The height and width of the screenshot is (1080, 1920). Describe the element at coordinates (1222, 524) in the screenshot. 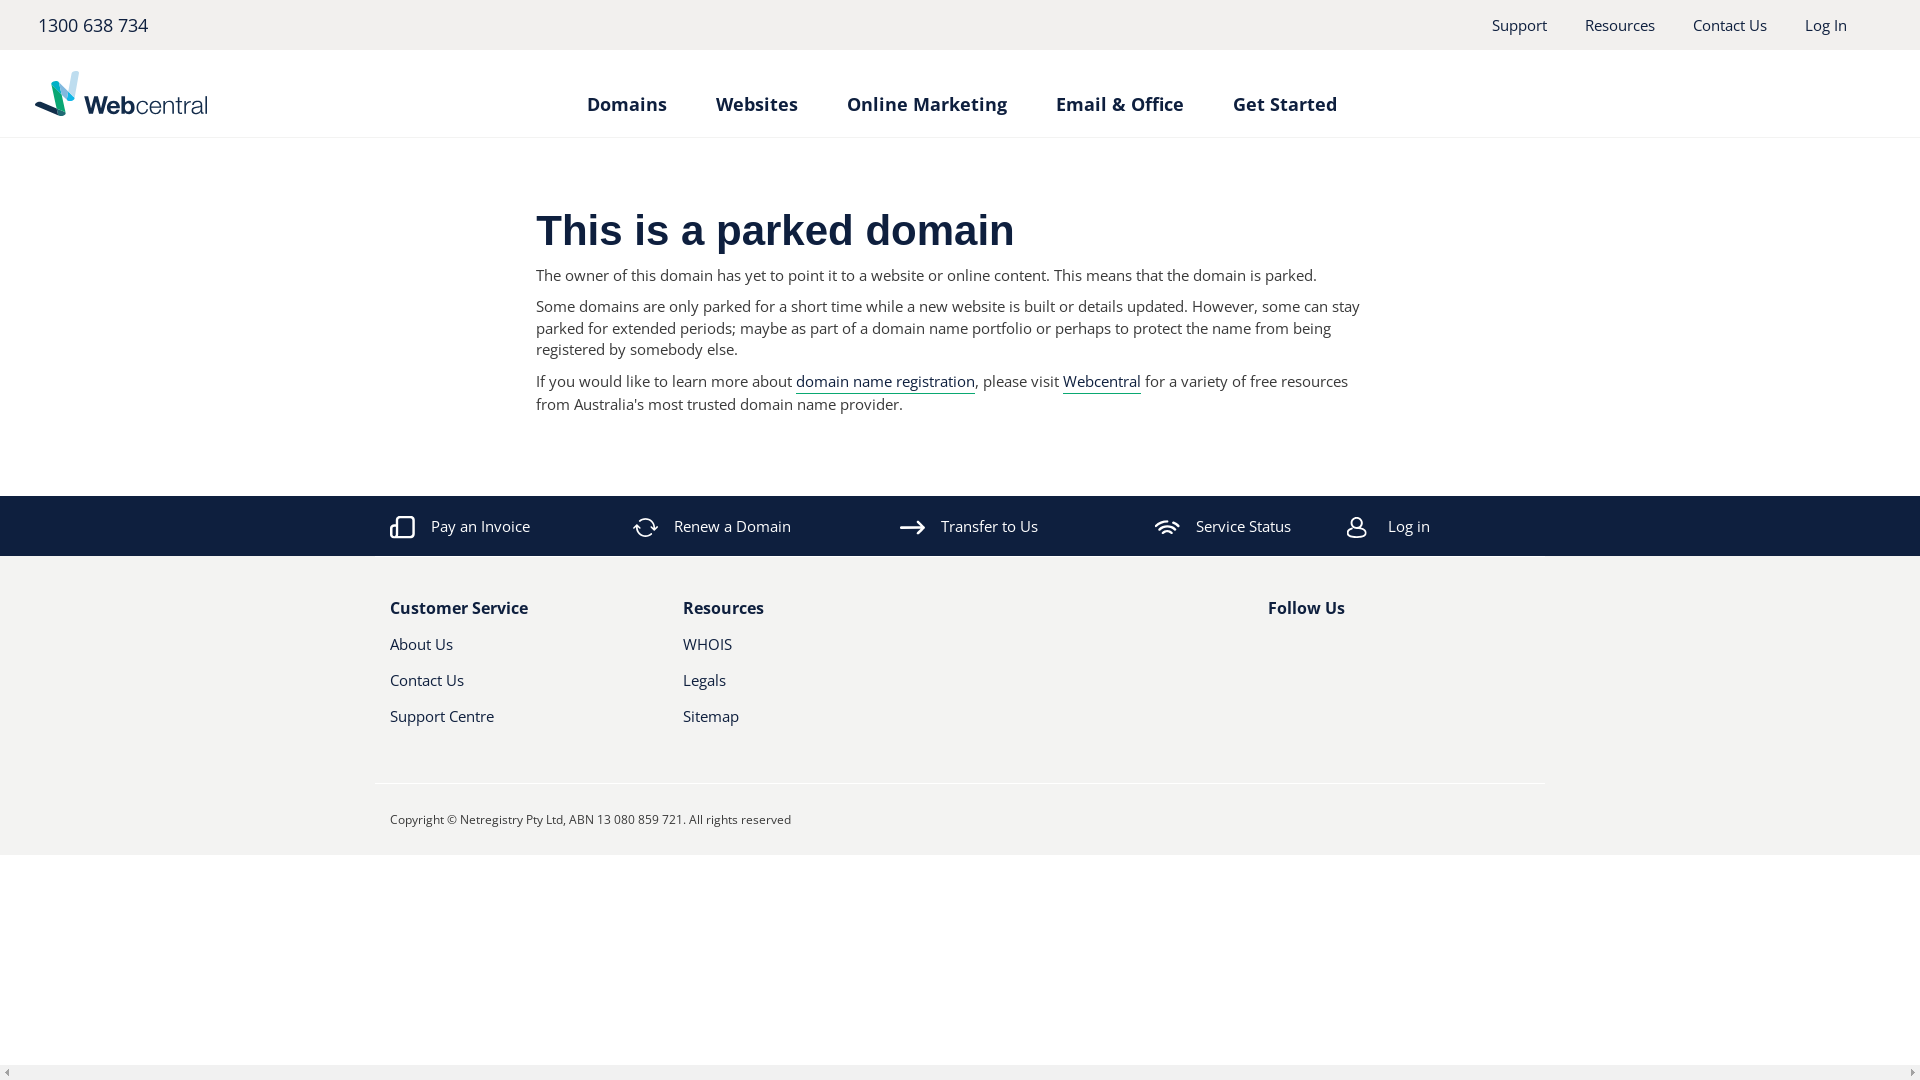

I see `'Service Status'` at that location.